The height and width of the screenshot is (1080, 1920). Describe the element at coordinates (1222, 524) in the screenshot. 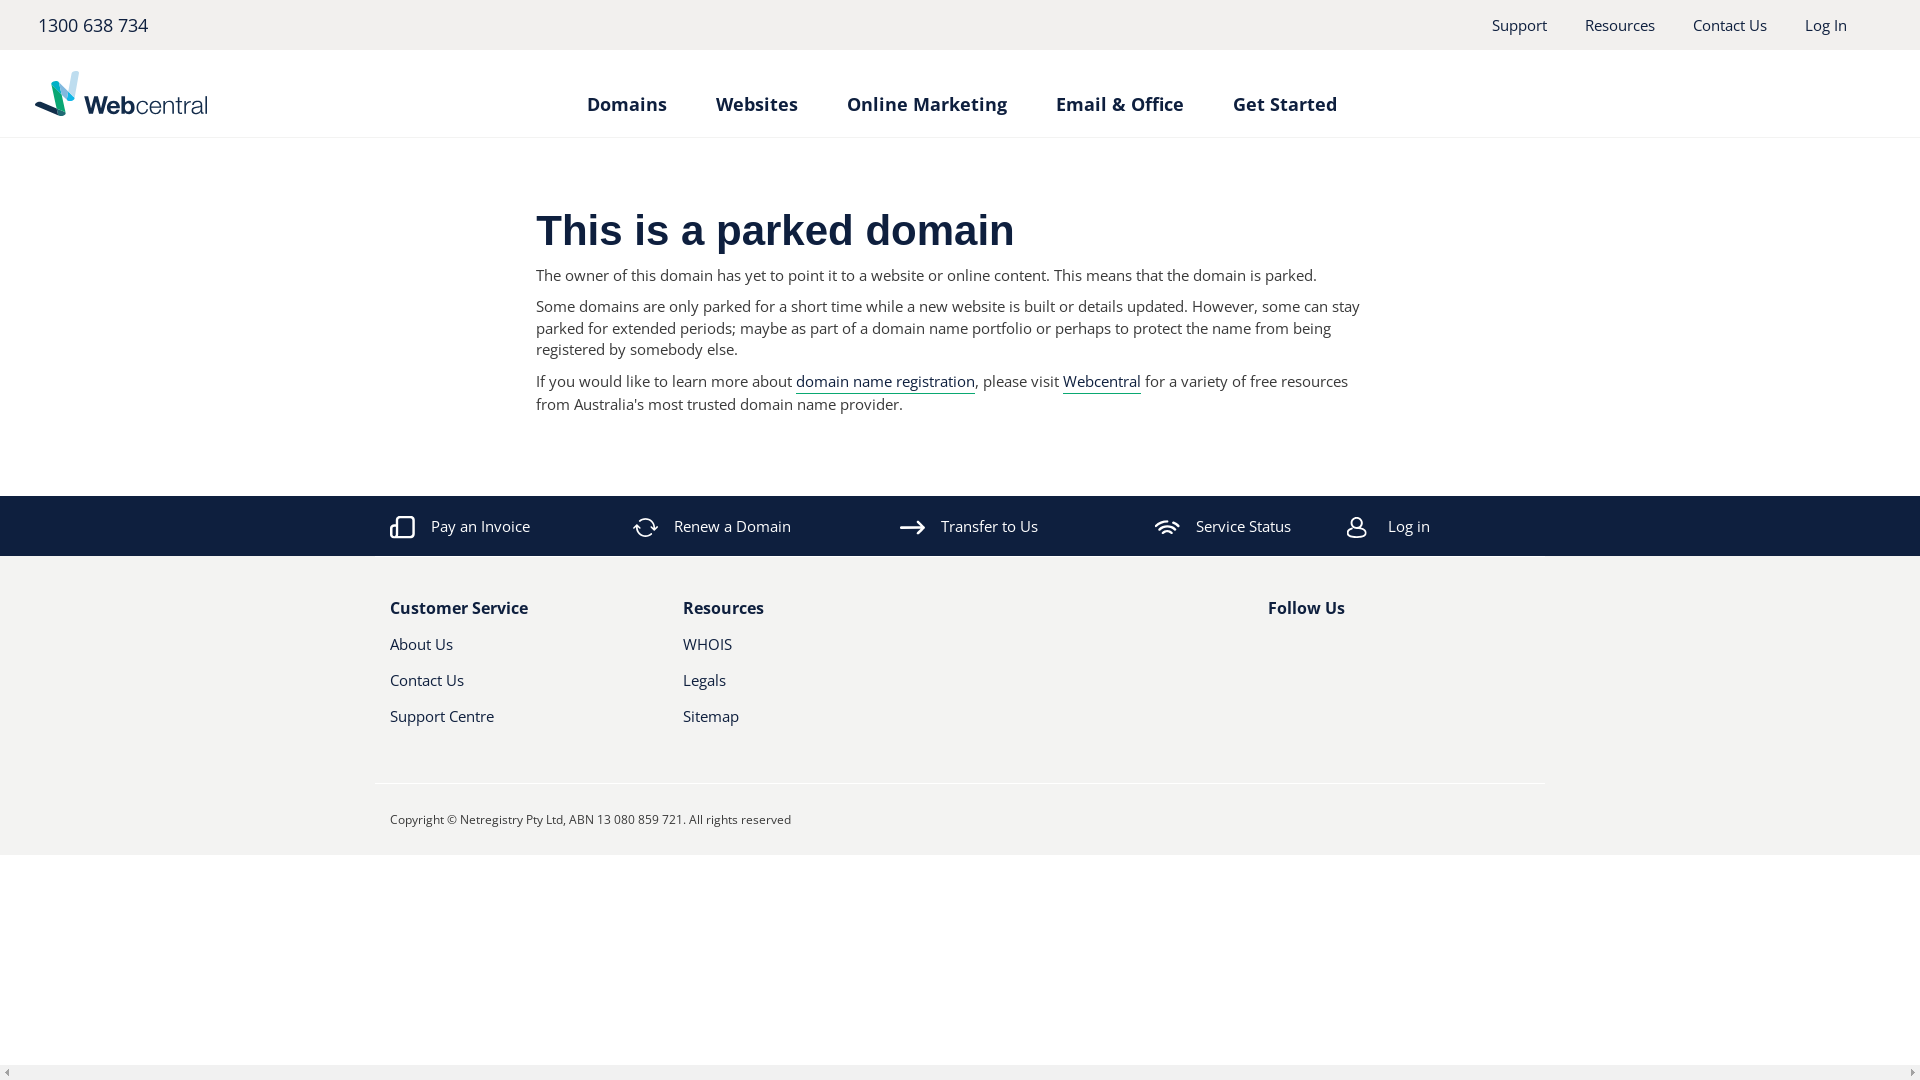

I see `'Service Status'` at that location.